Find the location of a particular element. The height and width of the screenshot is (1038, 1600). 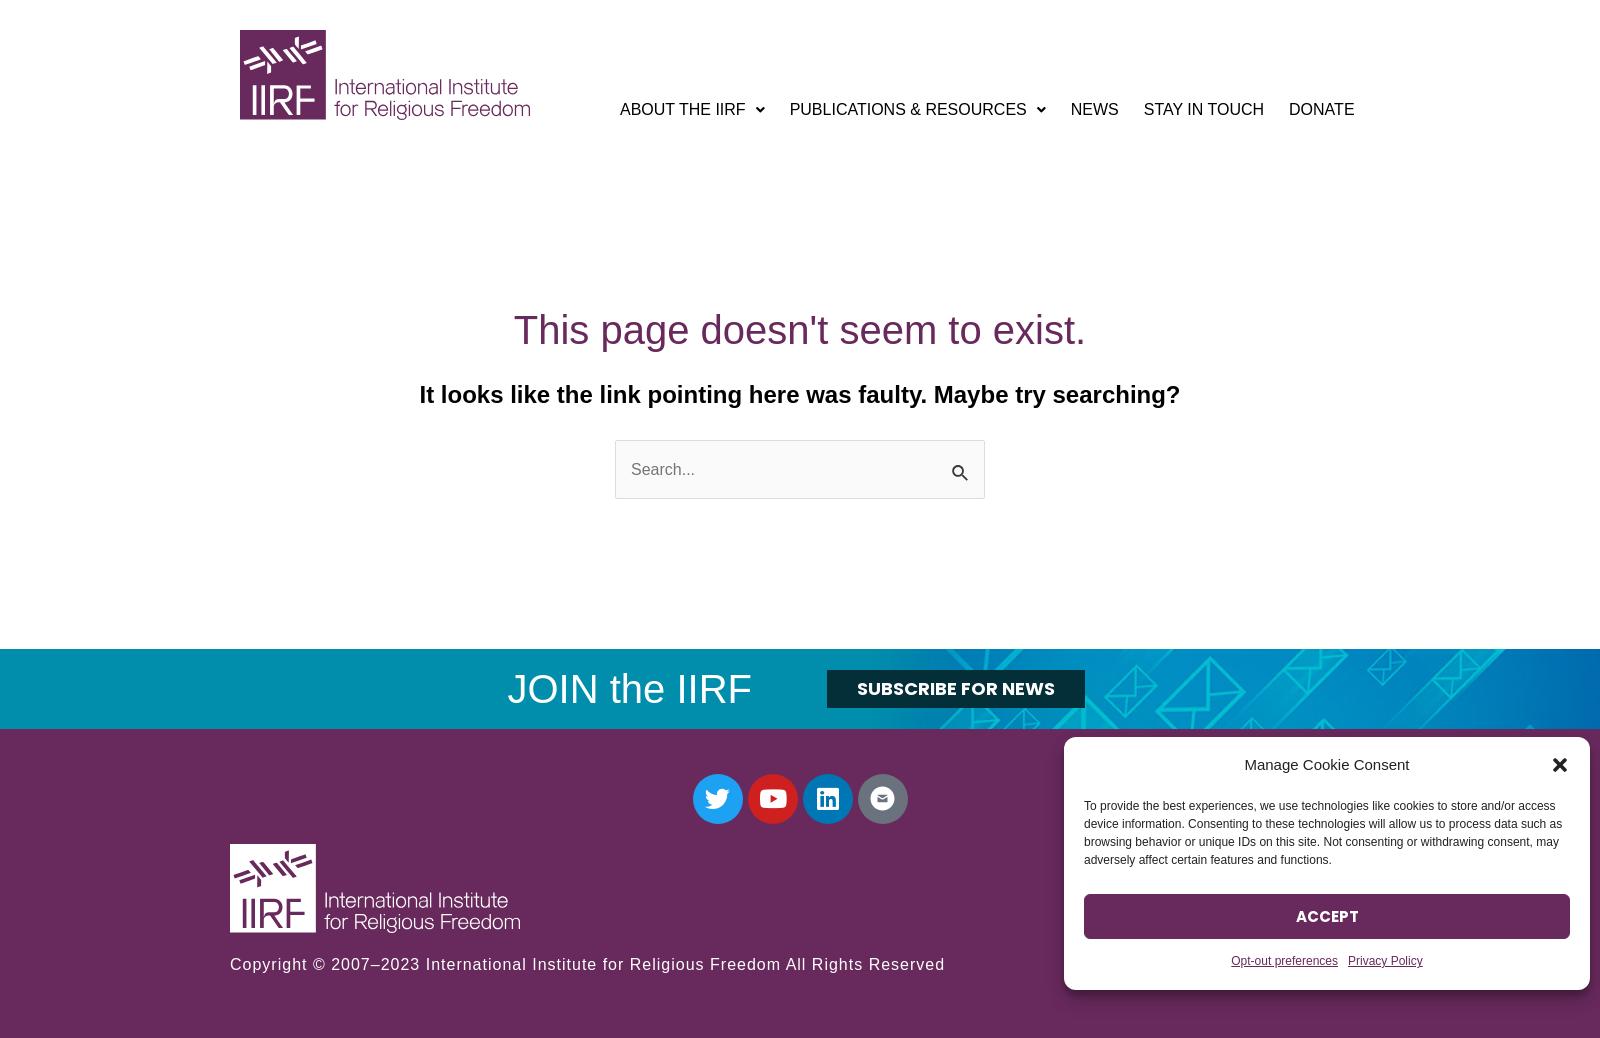

'It looks like the link pointing here was faulty. Maybe try searching?' is located at coordinates (799, 394).